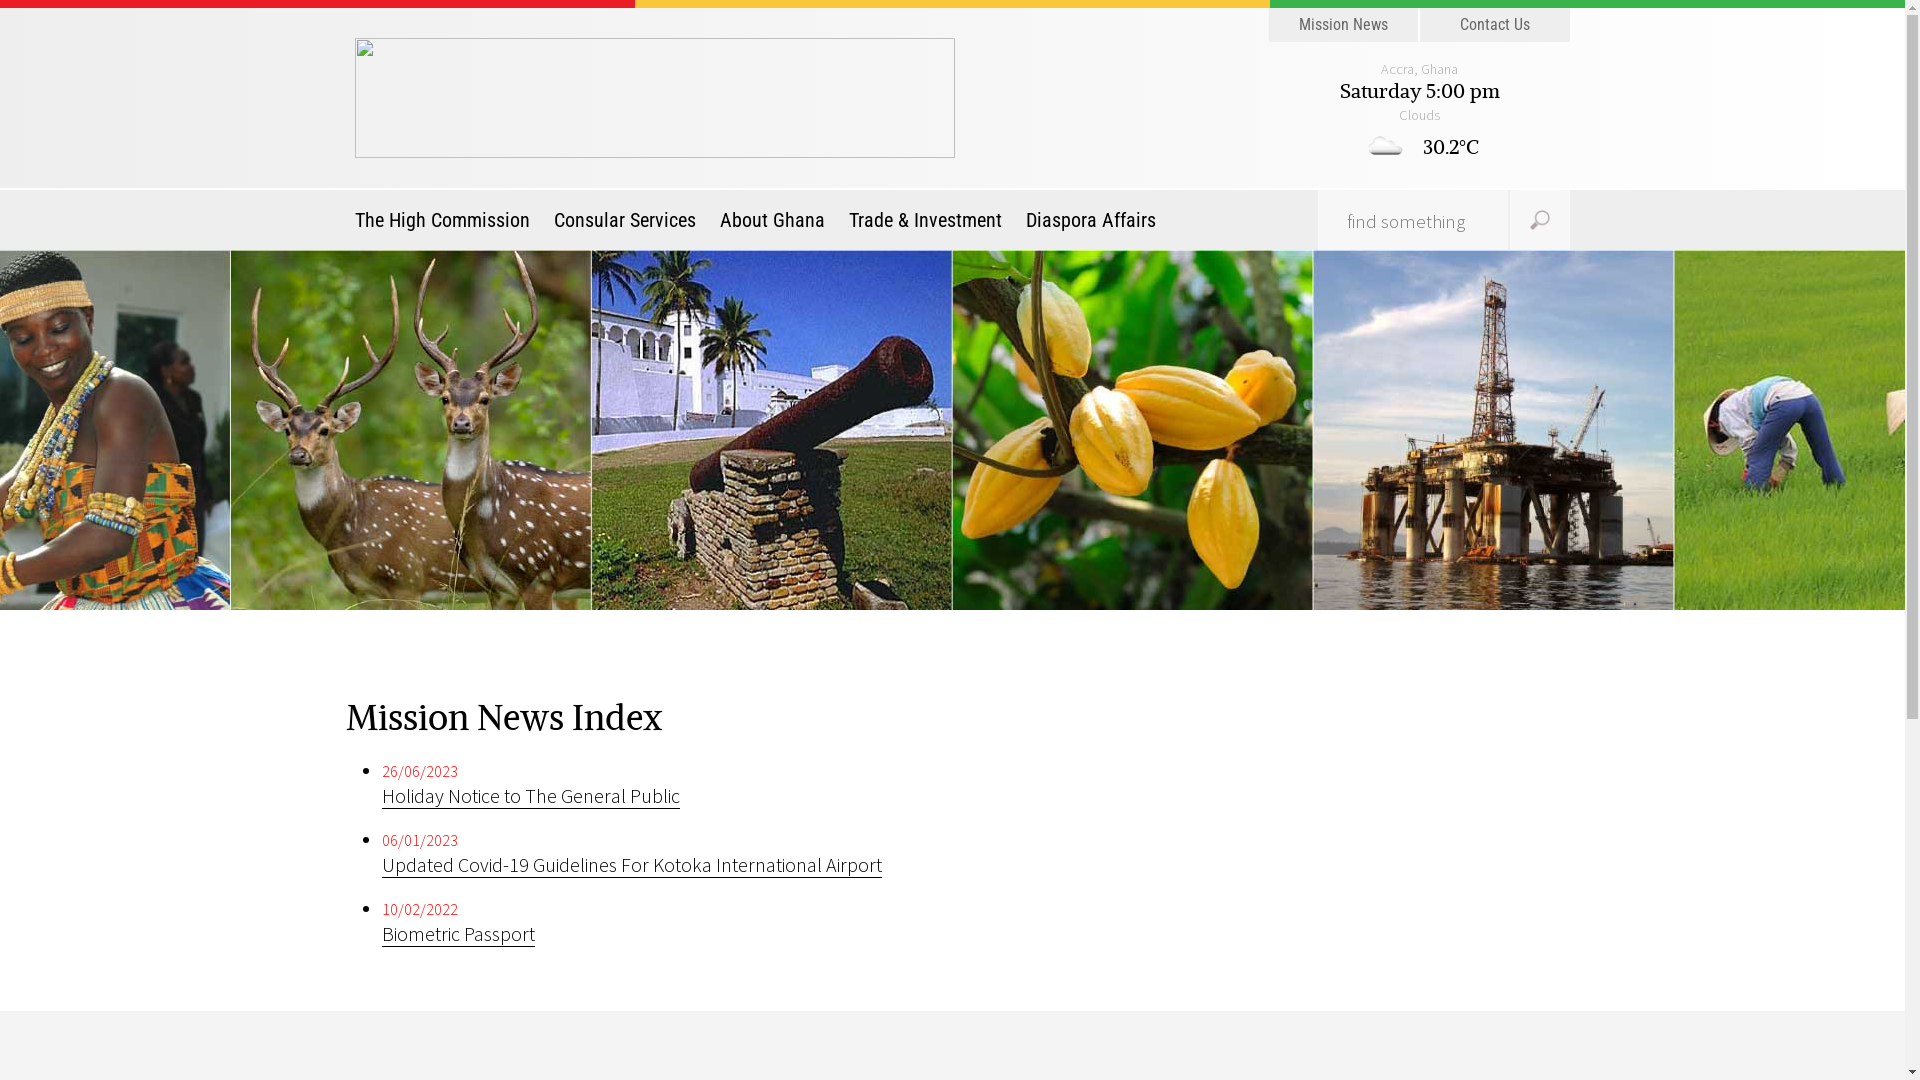  Describe the element at coordinates (1419, 24) in the screenshot. I see `'Contact Us'` at that location.